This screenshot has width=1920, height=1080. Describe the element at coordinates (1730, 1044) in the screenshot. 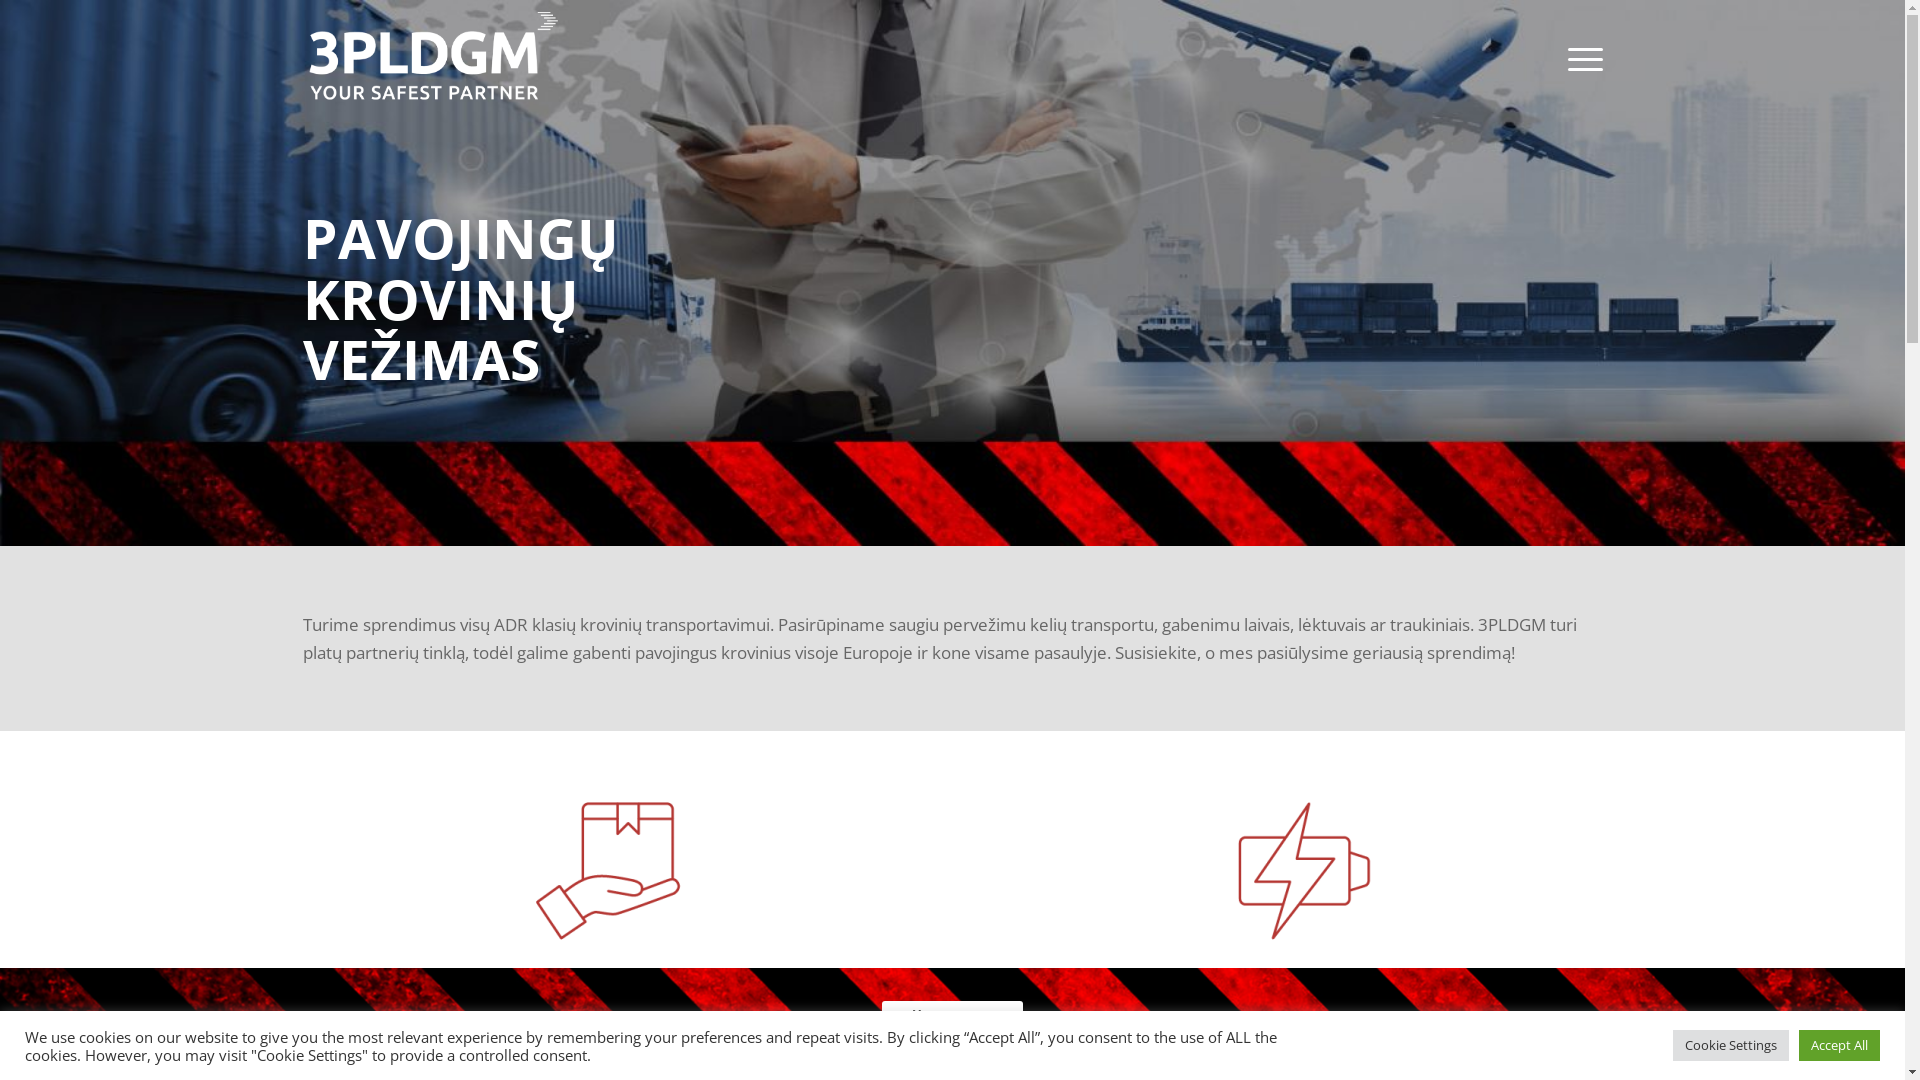

I see `'Cookie Settings'` at that location.